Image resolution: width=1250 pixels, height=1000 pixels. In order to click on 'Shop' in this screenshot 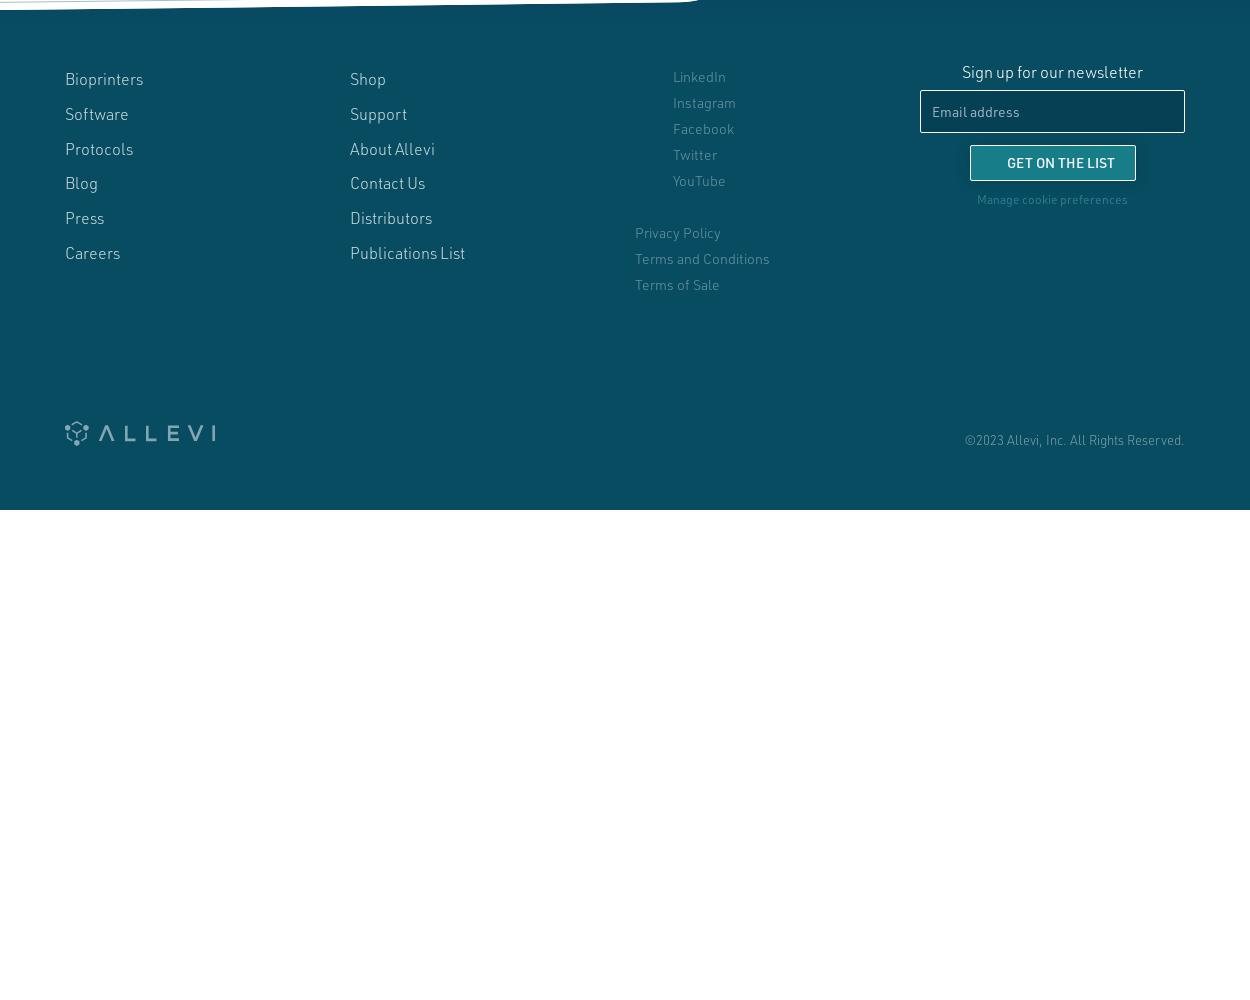, I will do `click(367, 77)`.